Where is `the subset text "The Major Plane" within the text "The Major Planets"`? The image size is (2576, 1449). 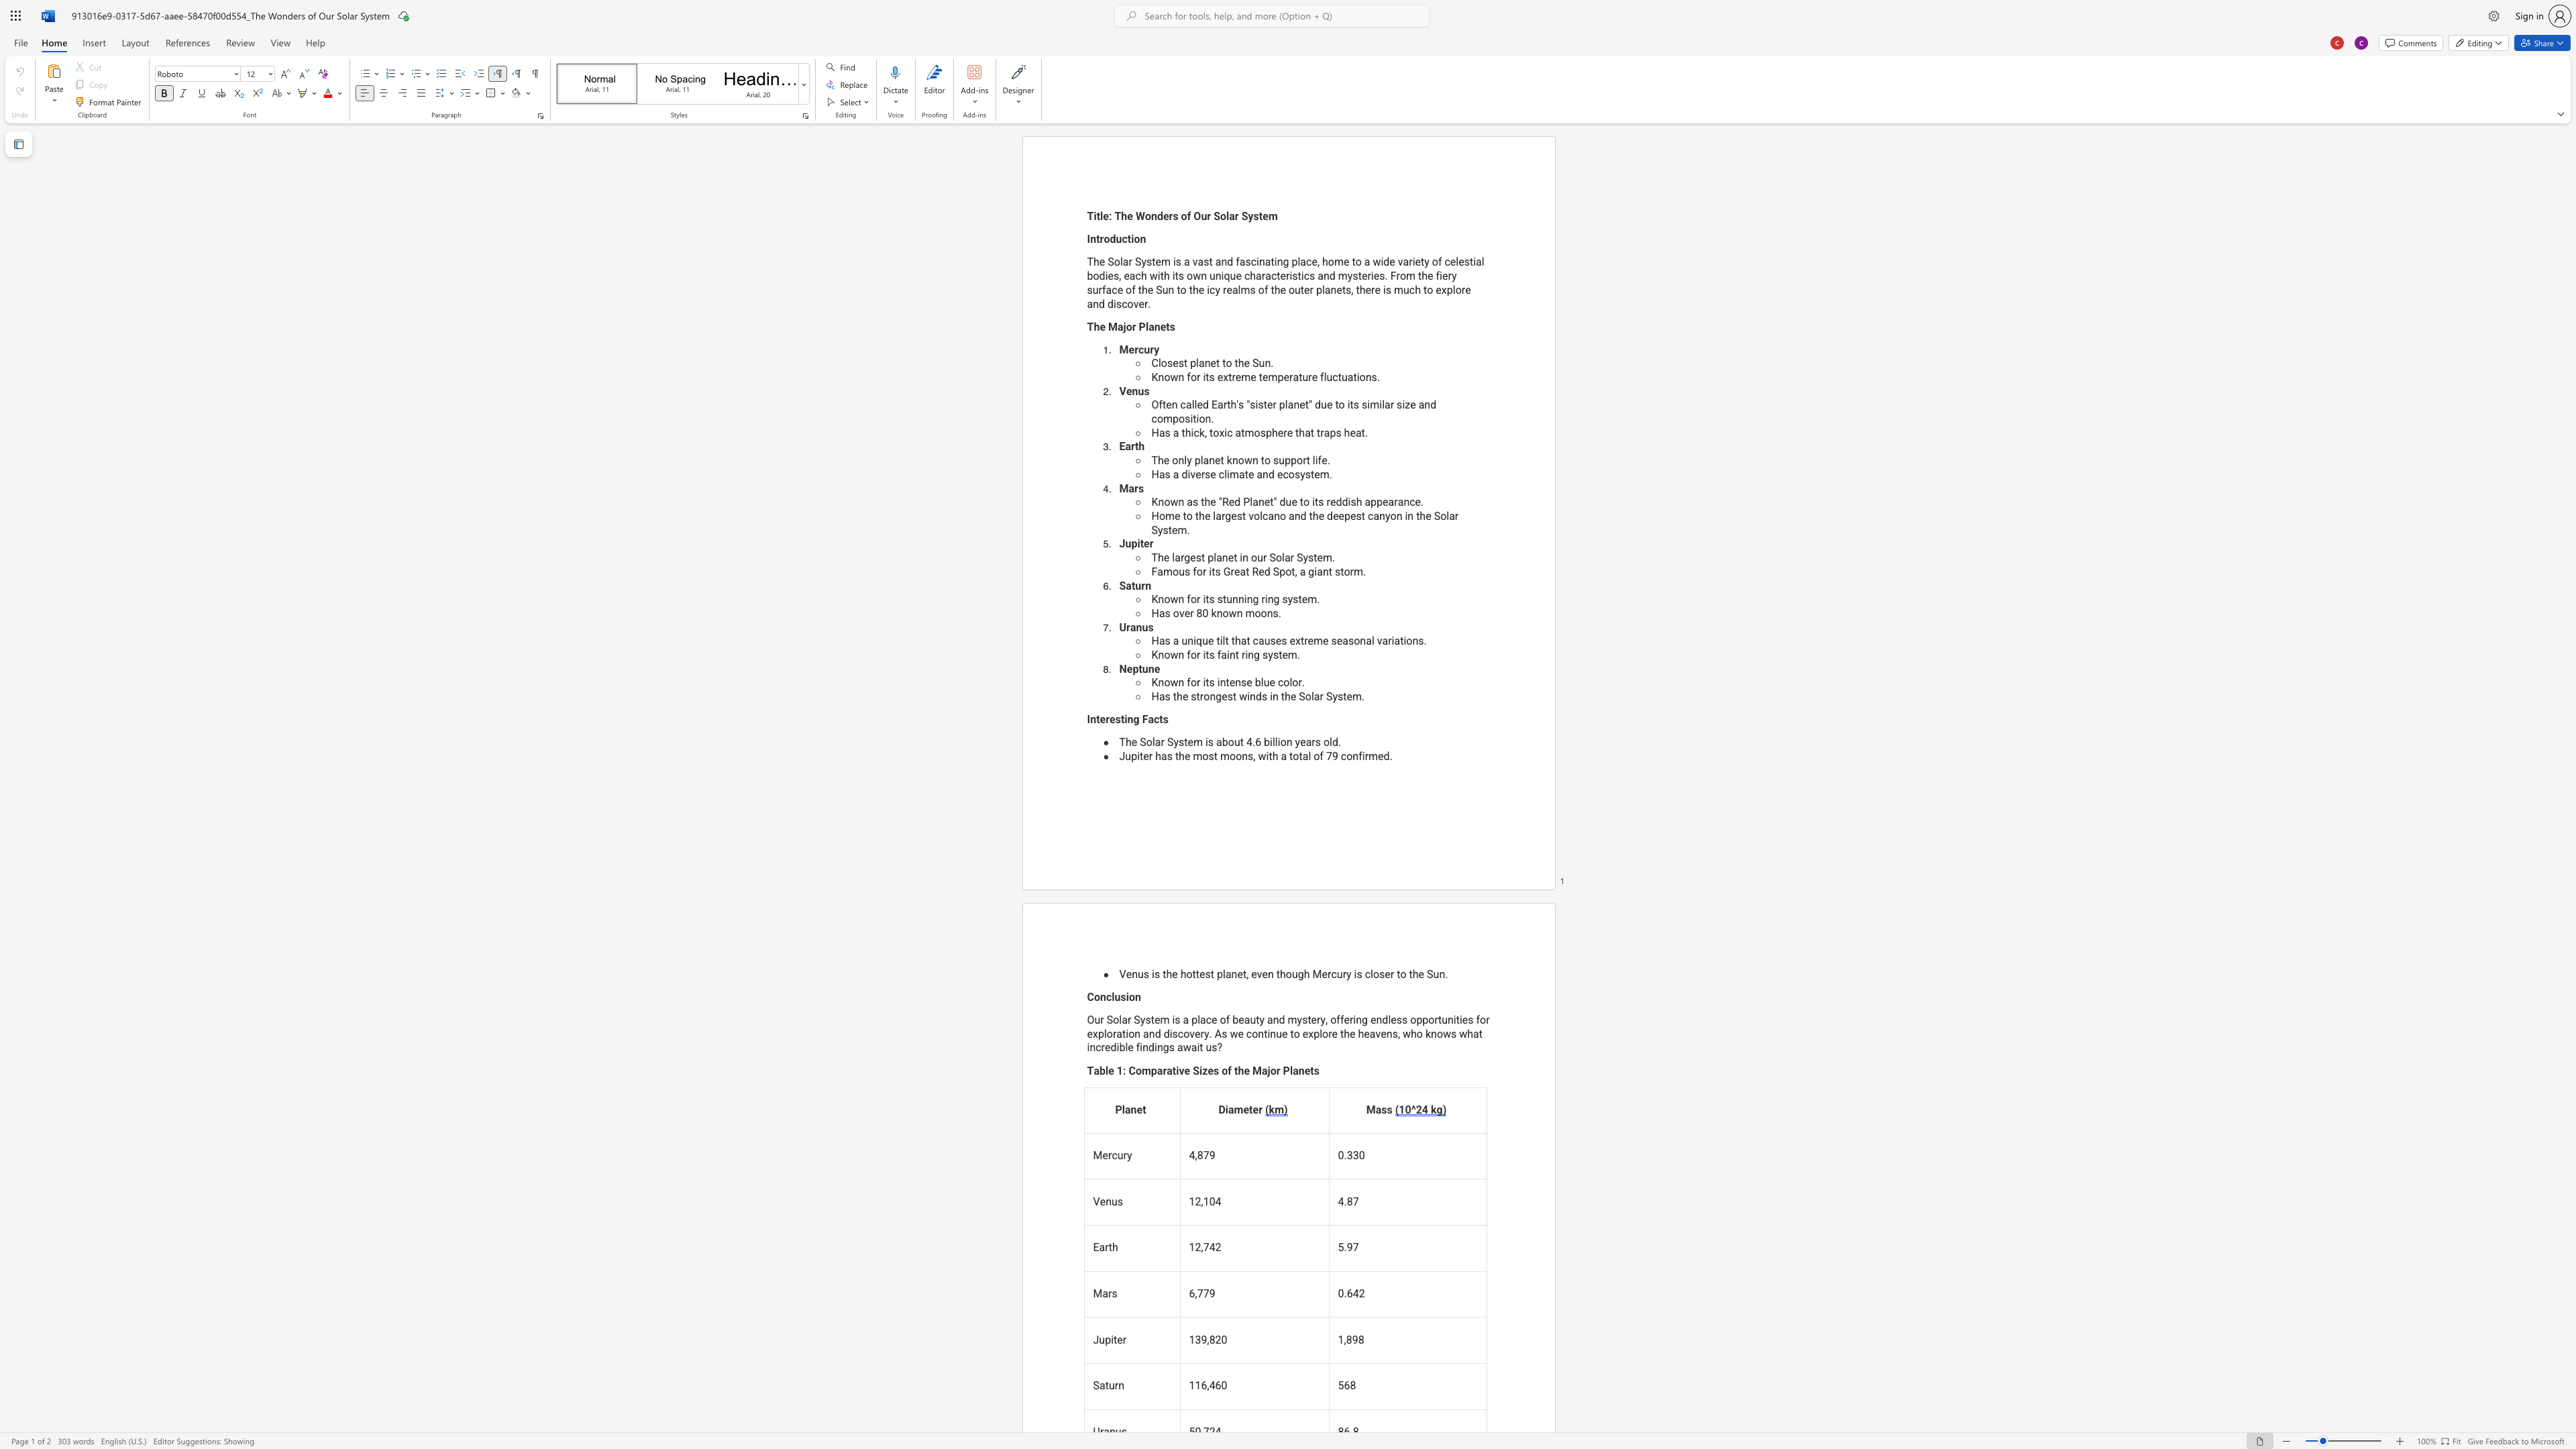 the subset text "The Major Plane" within the text "The Major Planets" is located at coordinates (1087, 325).